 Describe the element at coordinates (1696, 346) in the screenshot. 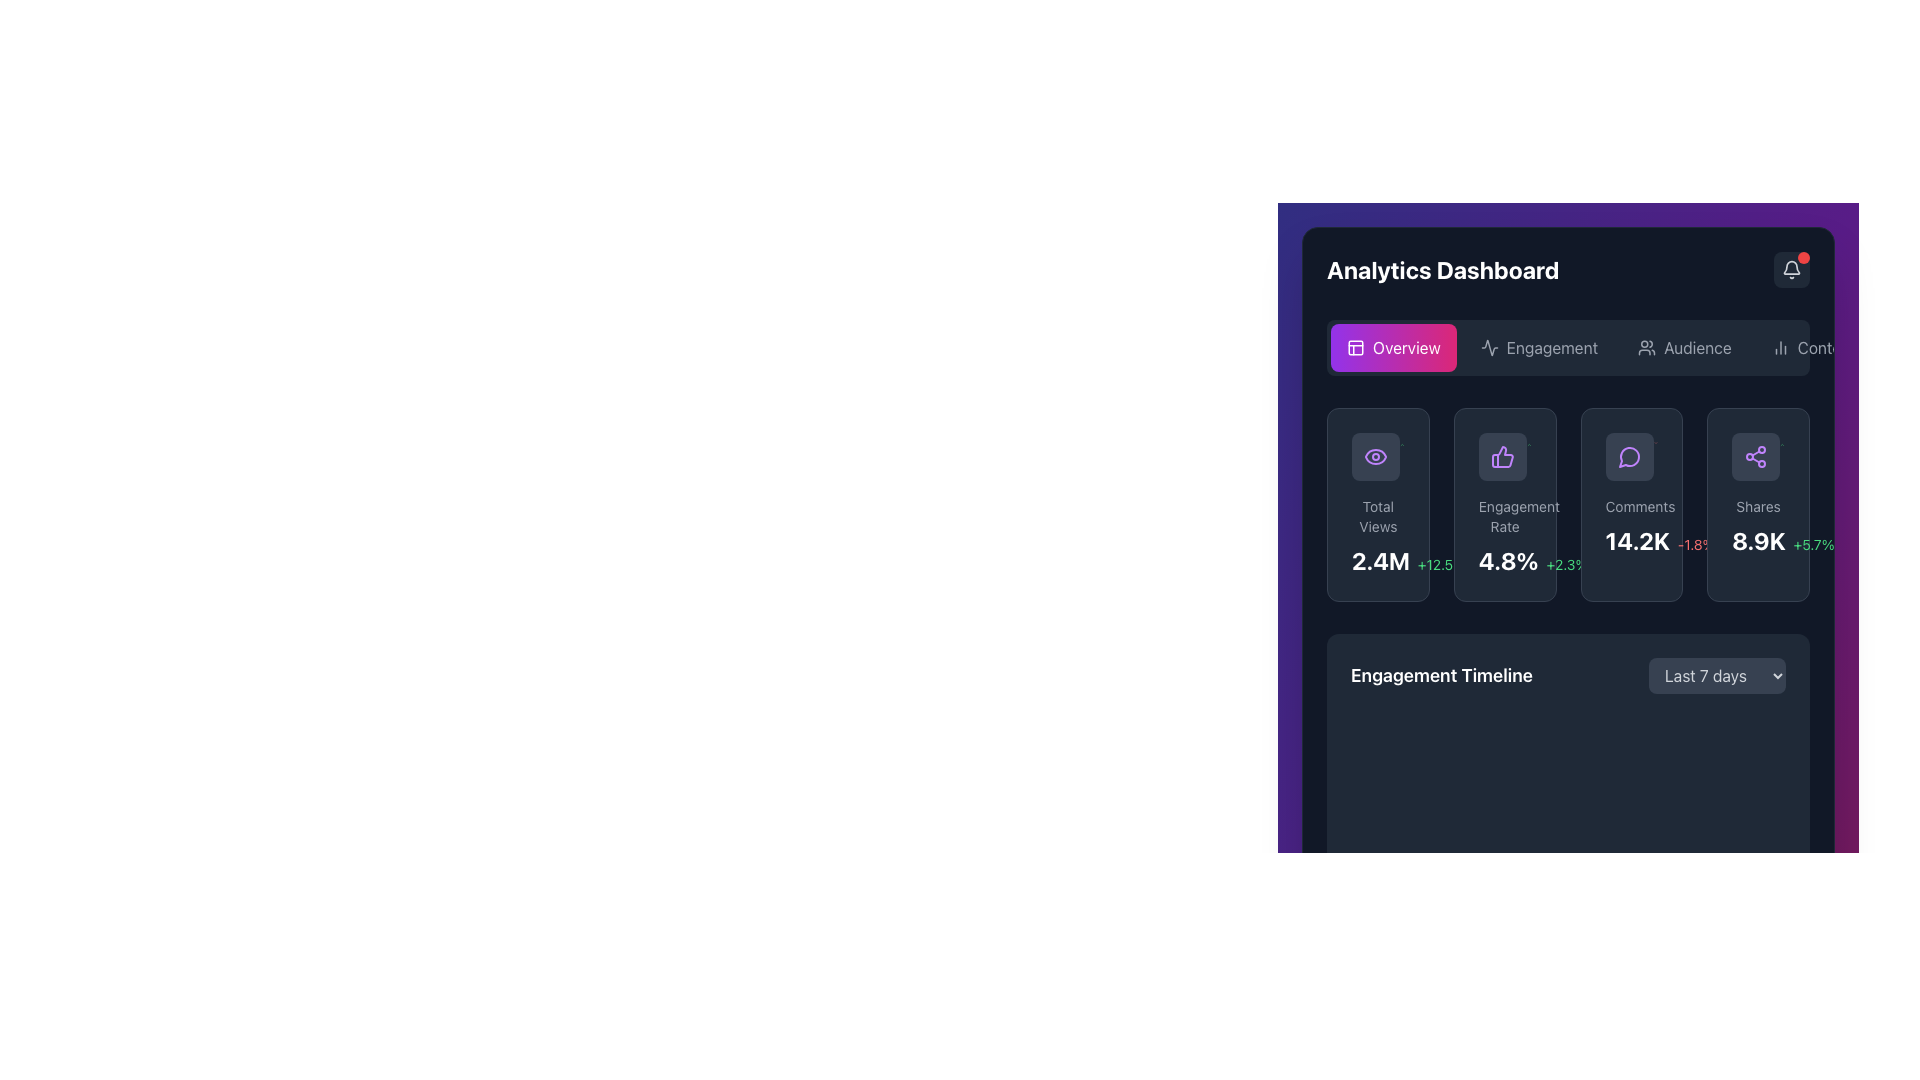

I see `the 'Audience' navigation tab located` at that location.